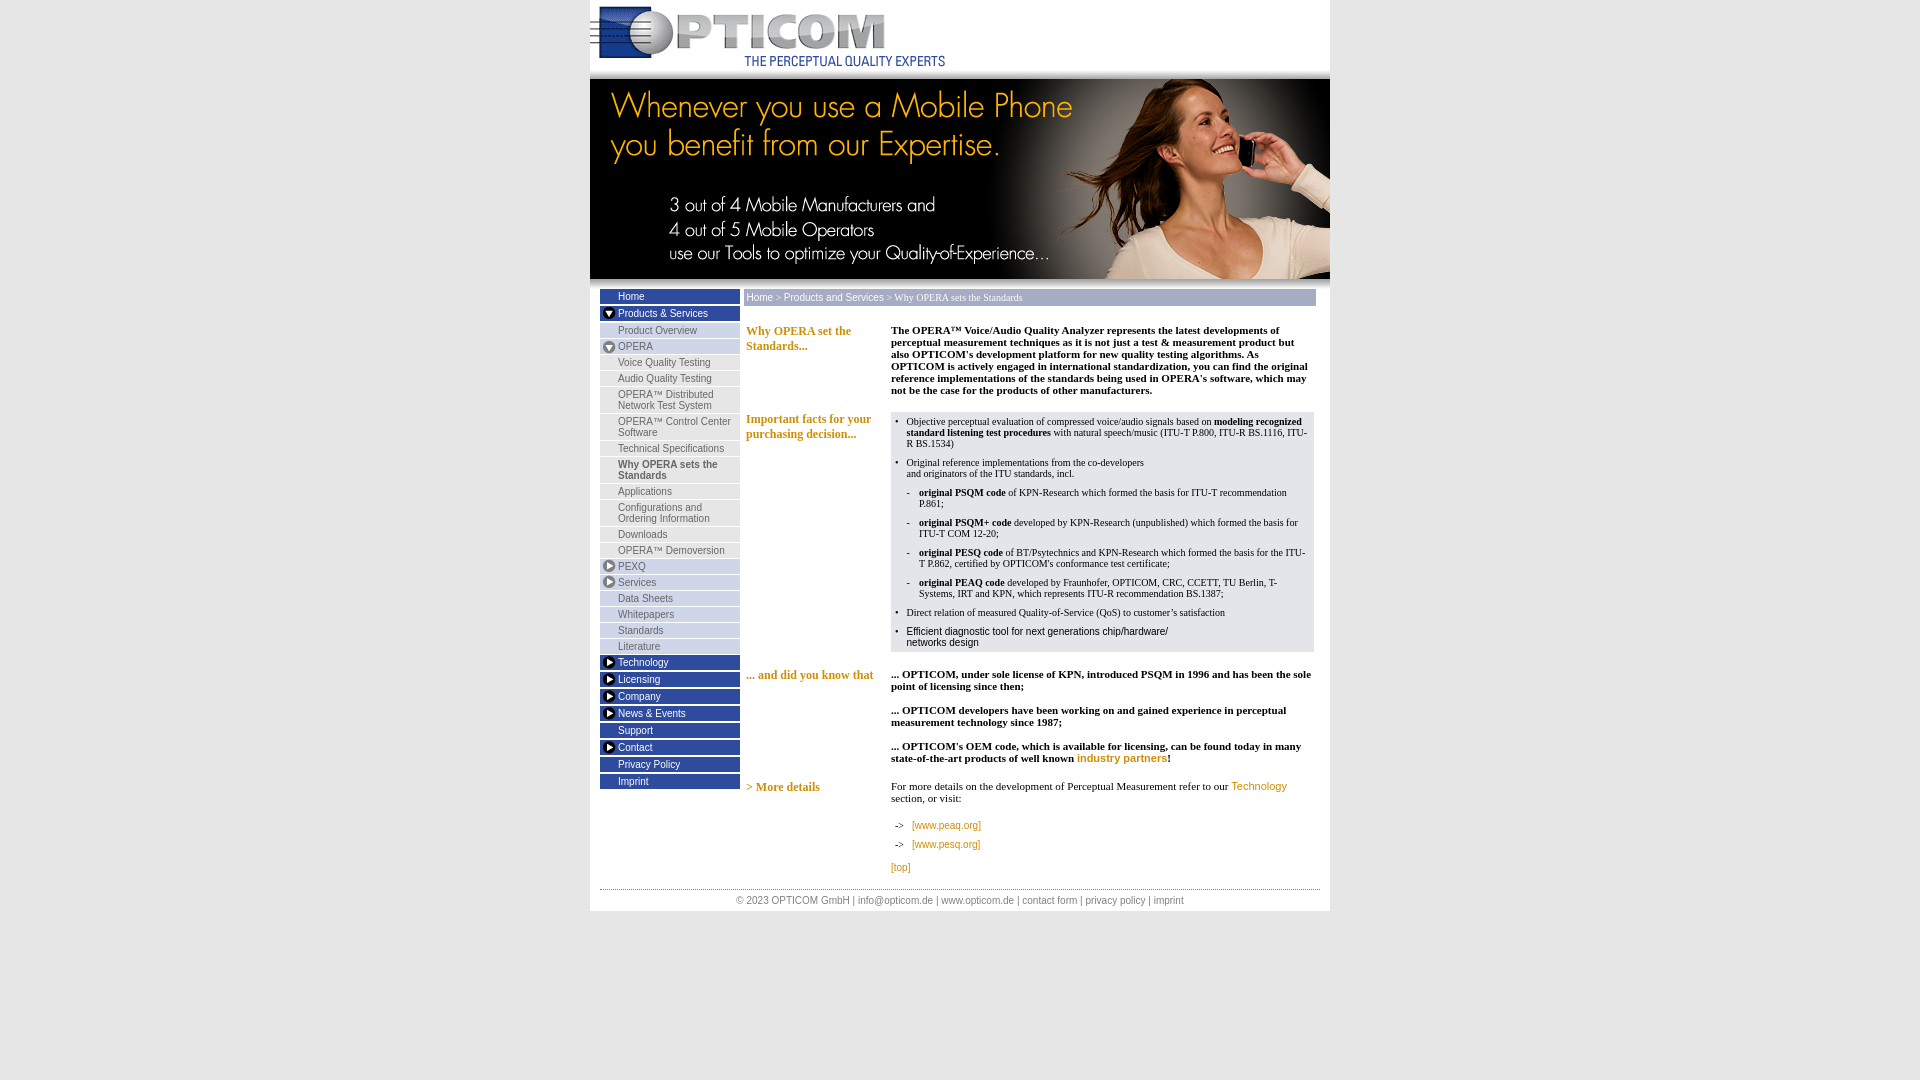 This screenshot has height=1080, width=1920. Describe the element at coordinates (617, 533) in the screenshot. I see `'Downloads'` at that location.